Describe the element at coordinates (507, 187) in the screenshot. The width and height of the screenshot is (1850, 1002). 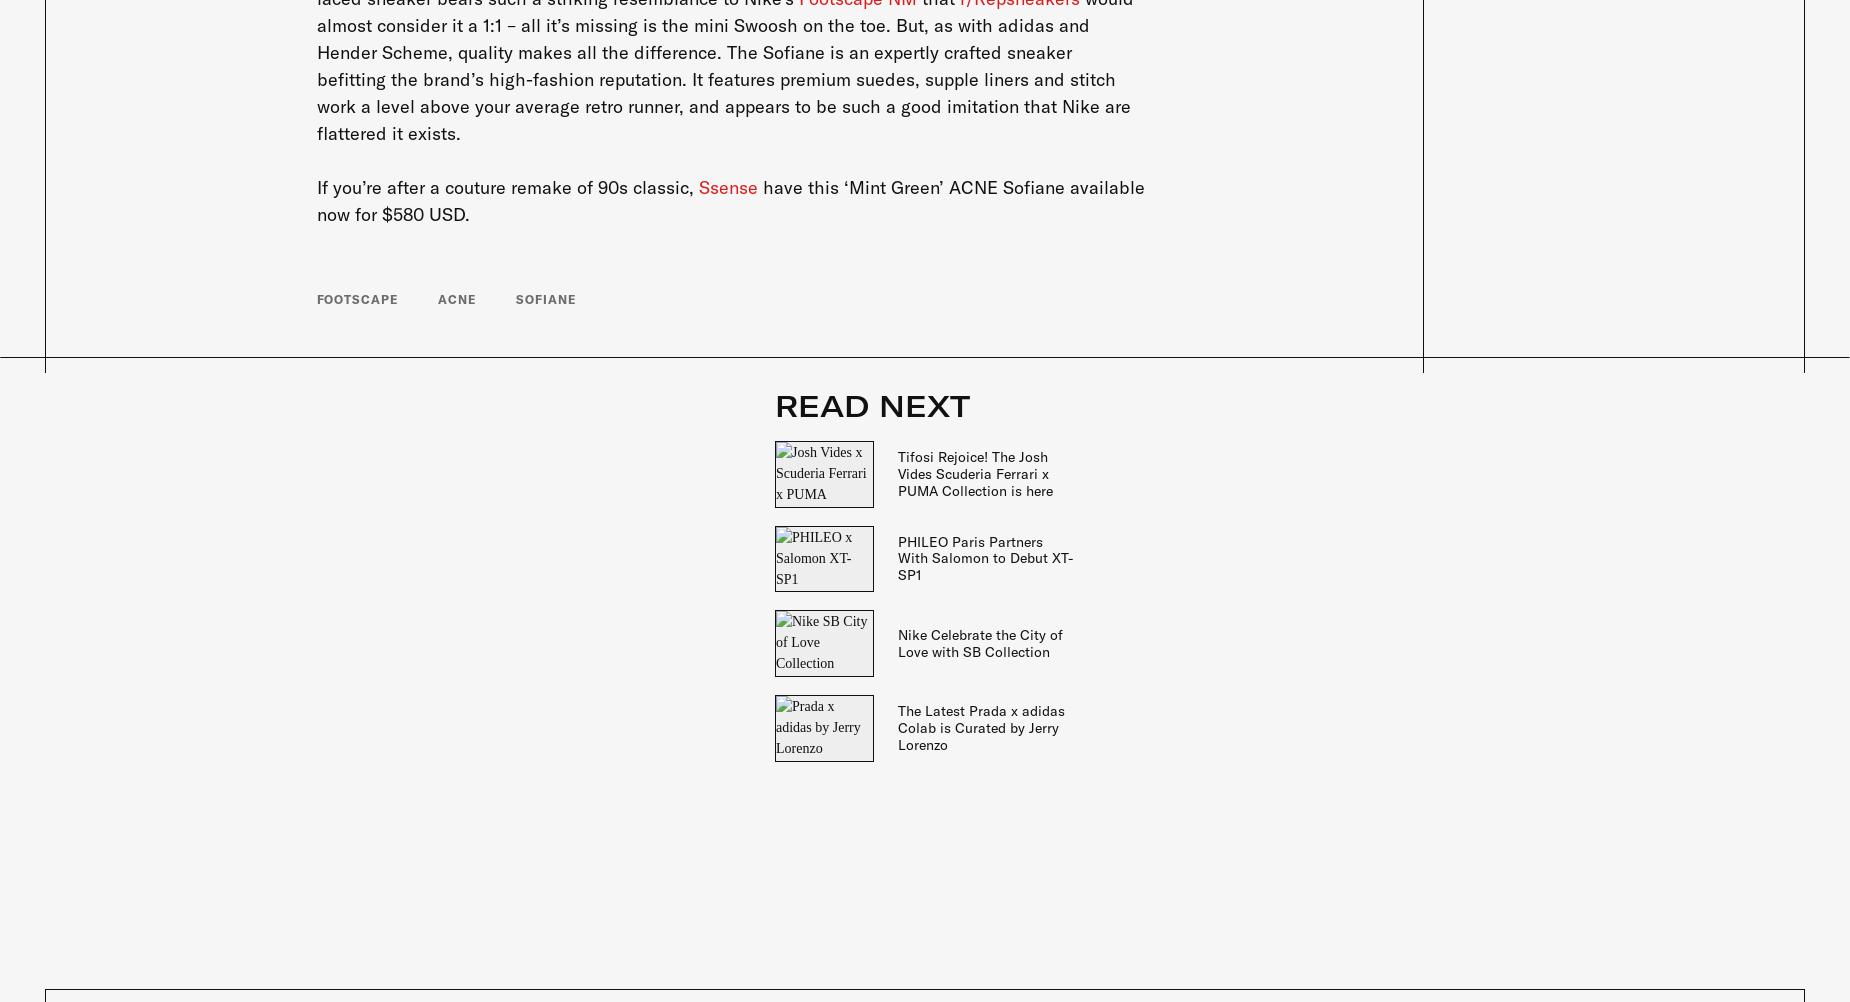
I see `'If you’re after a couture remake of 90s classic,'` at that location.